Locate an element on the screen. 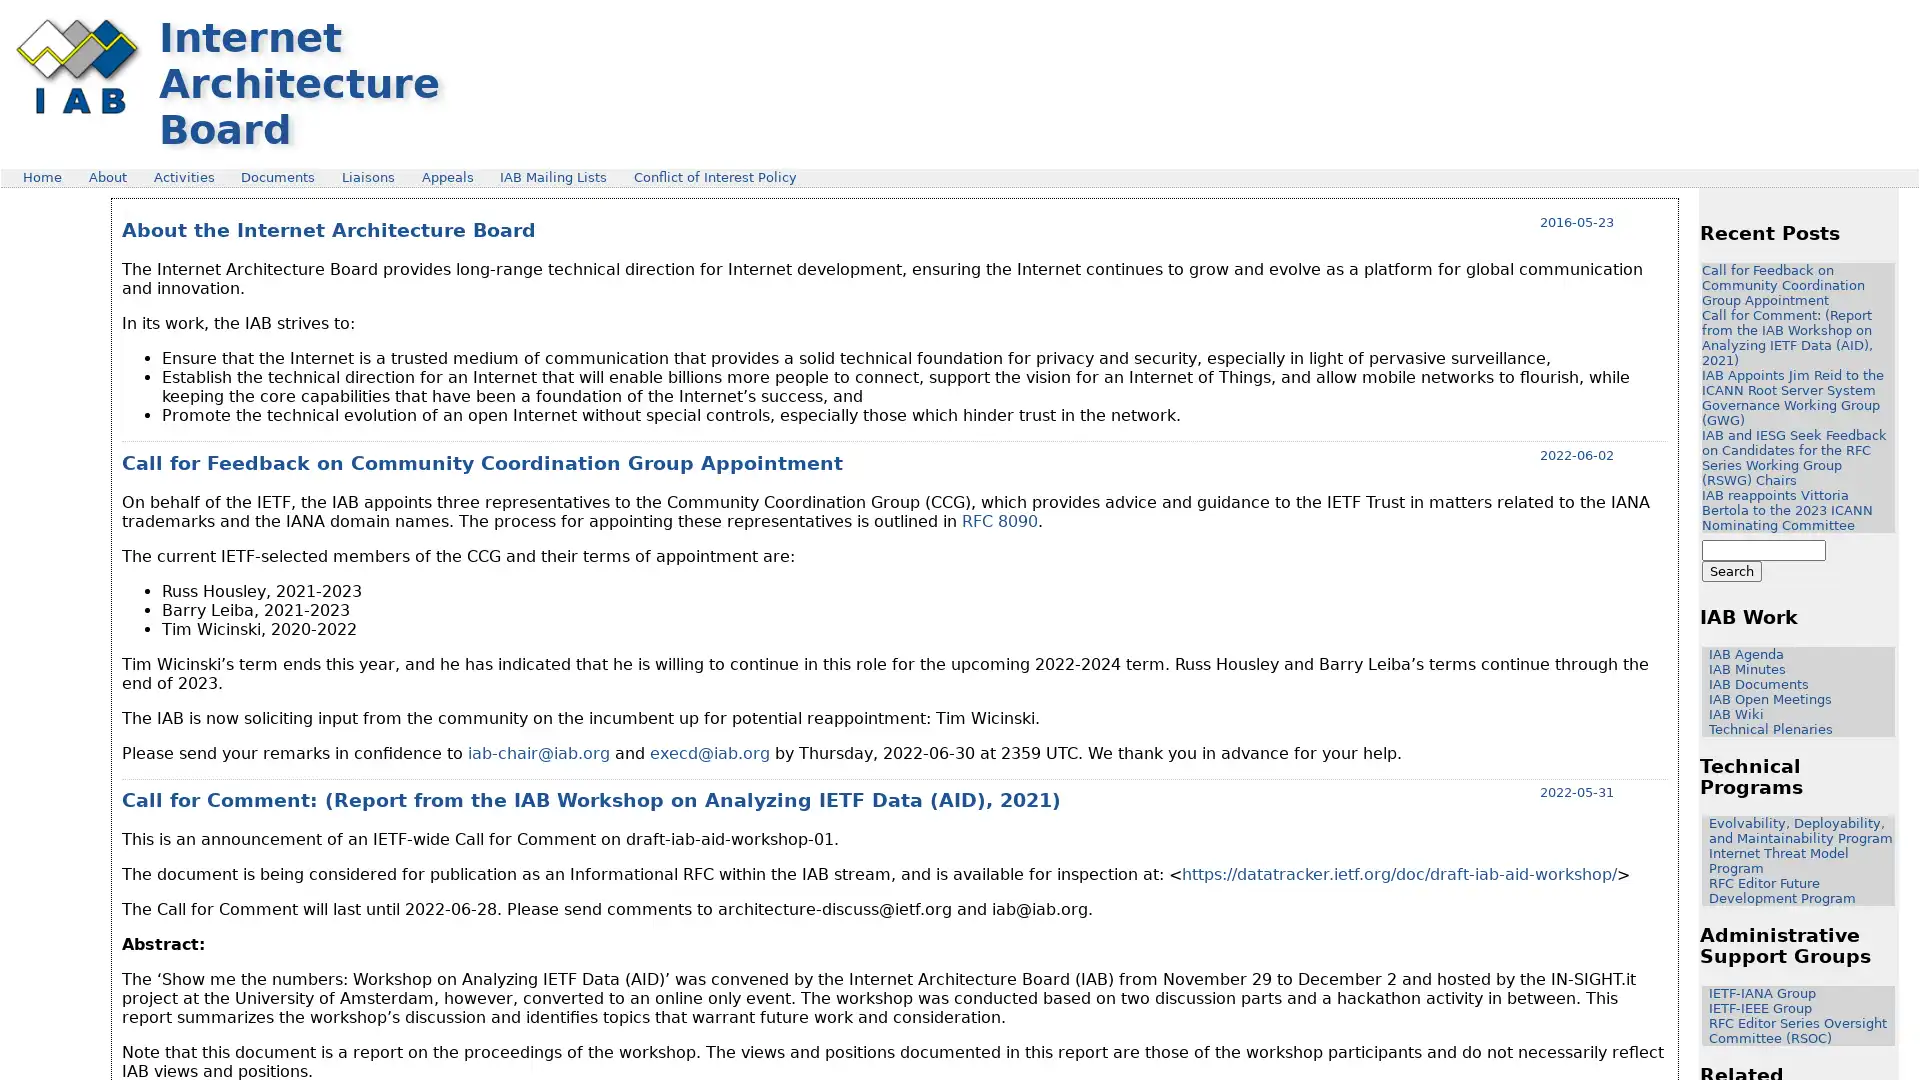 This screenshot has height=1080, width=1920. Search is located at coordinates (1731, 571).